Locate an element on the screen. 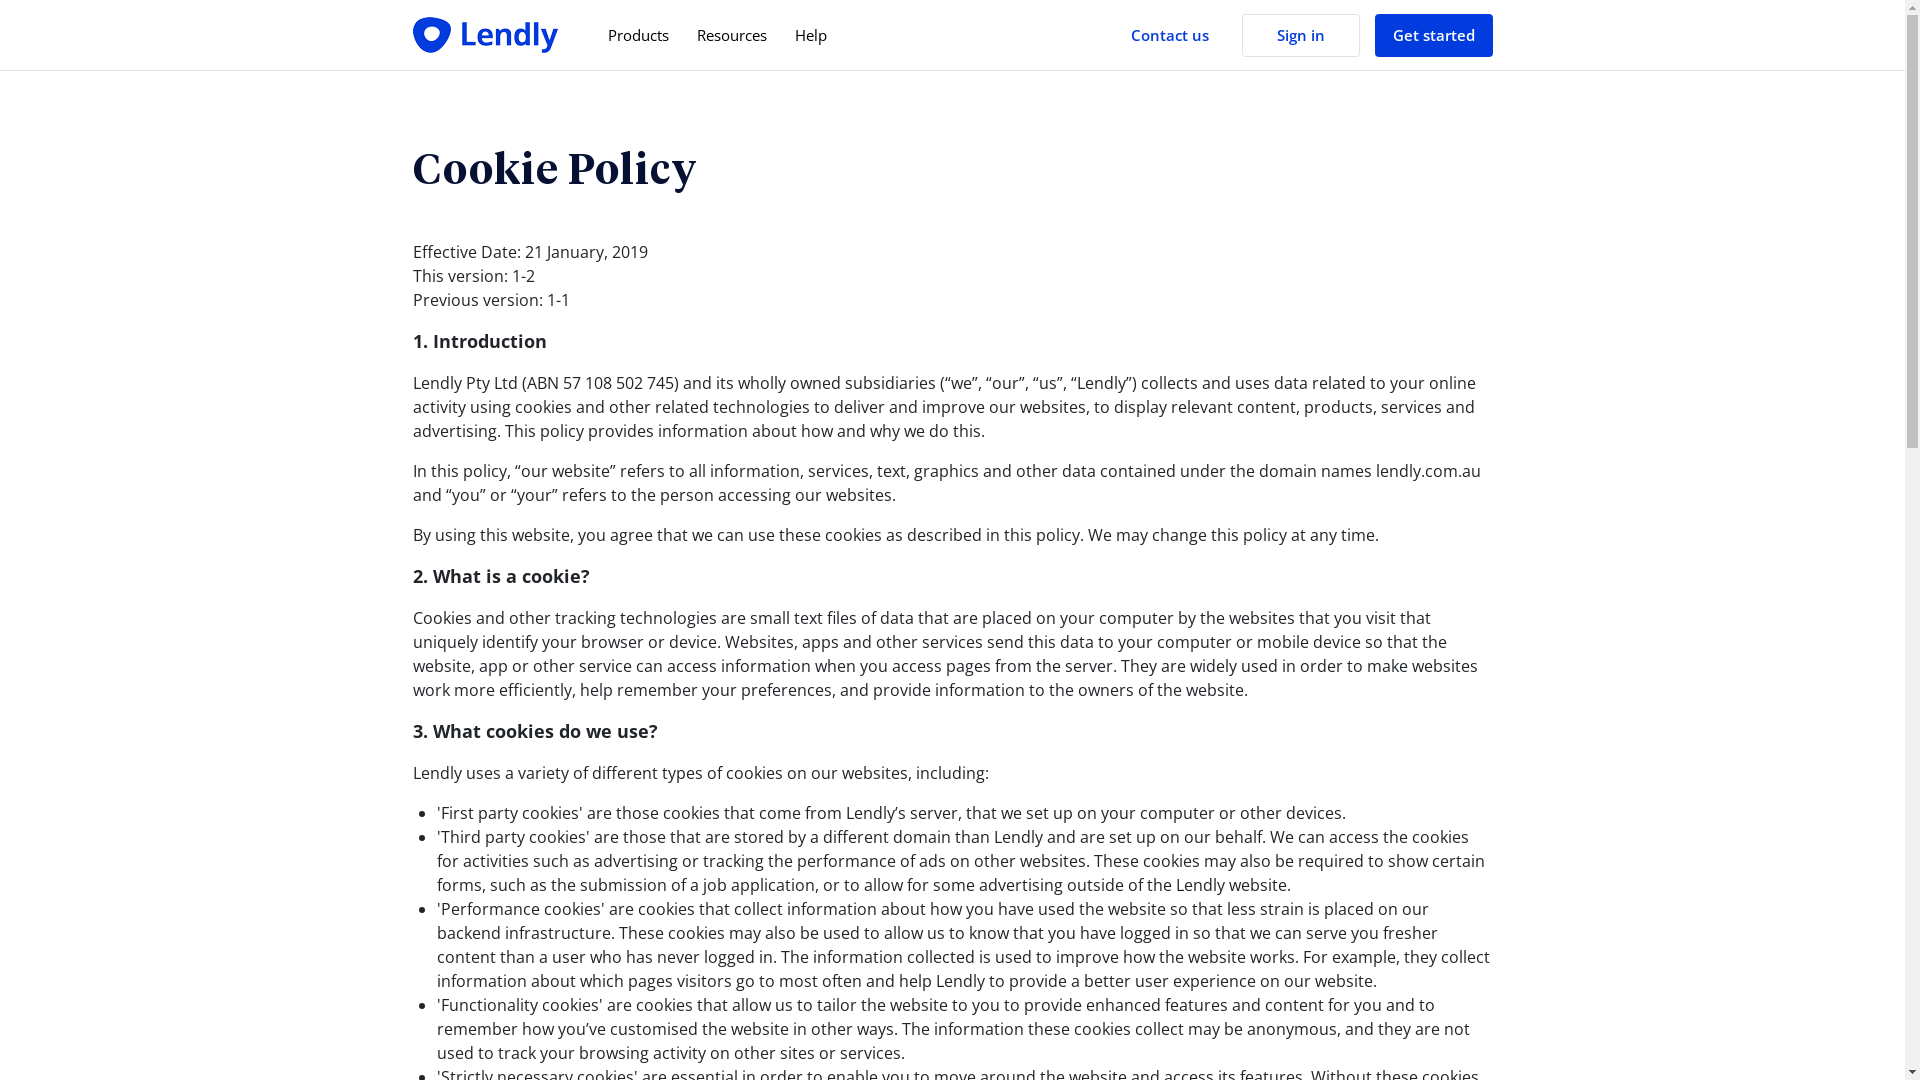 The height and width of the screenshot is (1080, 1920). 'Help' is located at coordinates (778, 35).